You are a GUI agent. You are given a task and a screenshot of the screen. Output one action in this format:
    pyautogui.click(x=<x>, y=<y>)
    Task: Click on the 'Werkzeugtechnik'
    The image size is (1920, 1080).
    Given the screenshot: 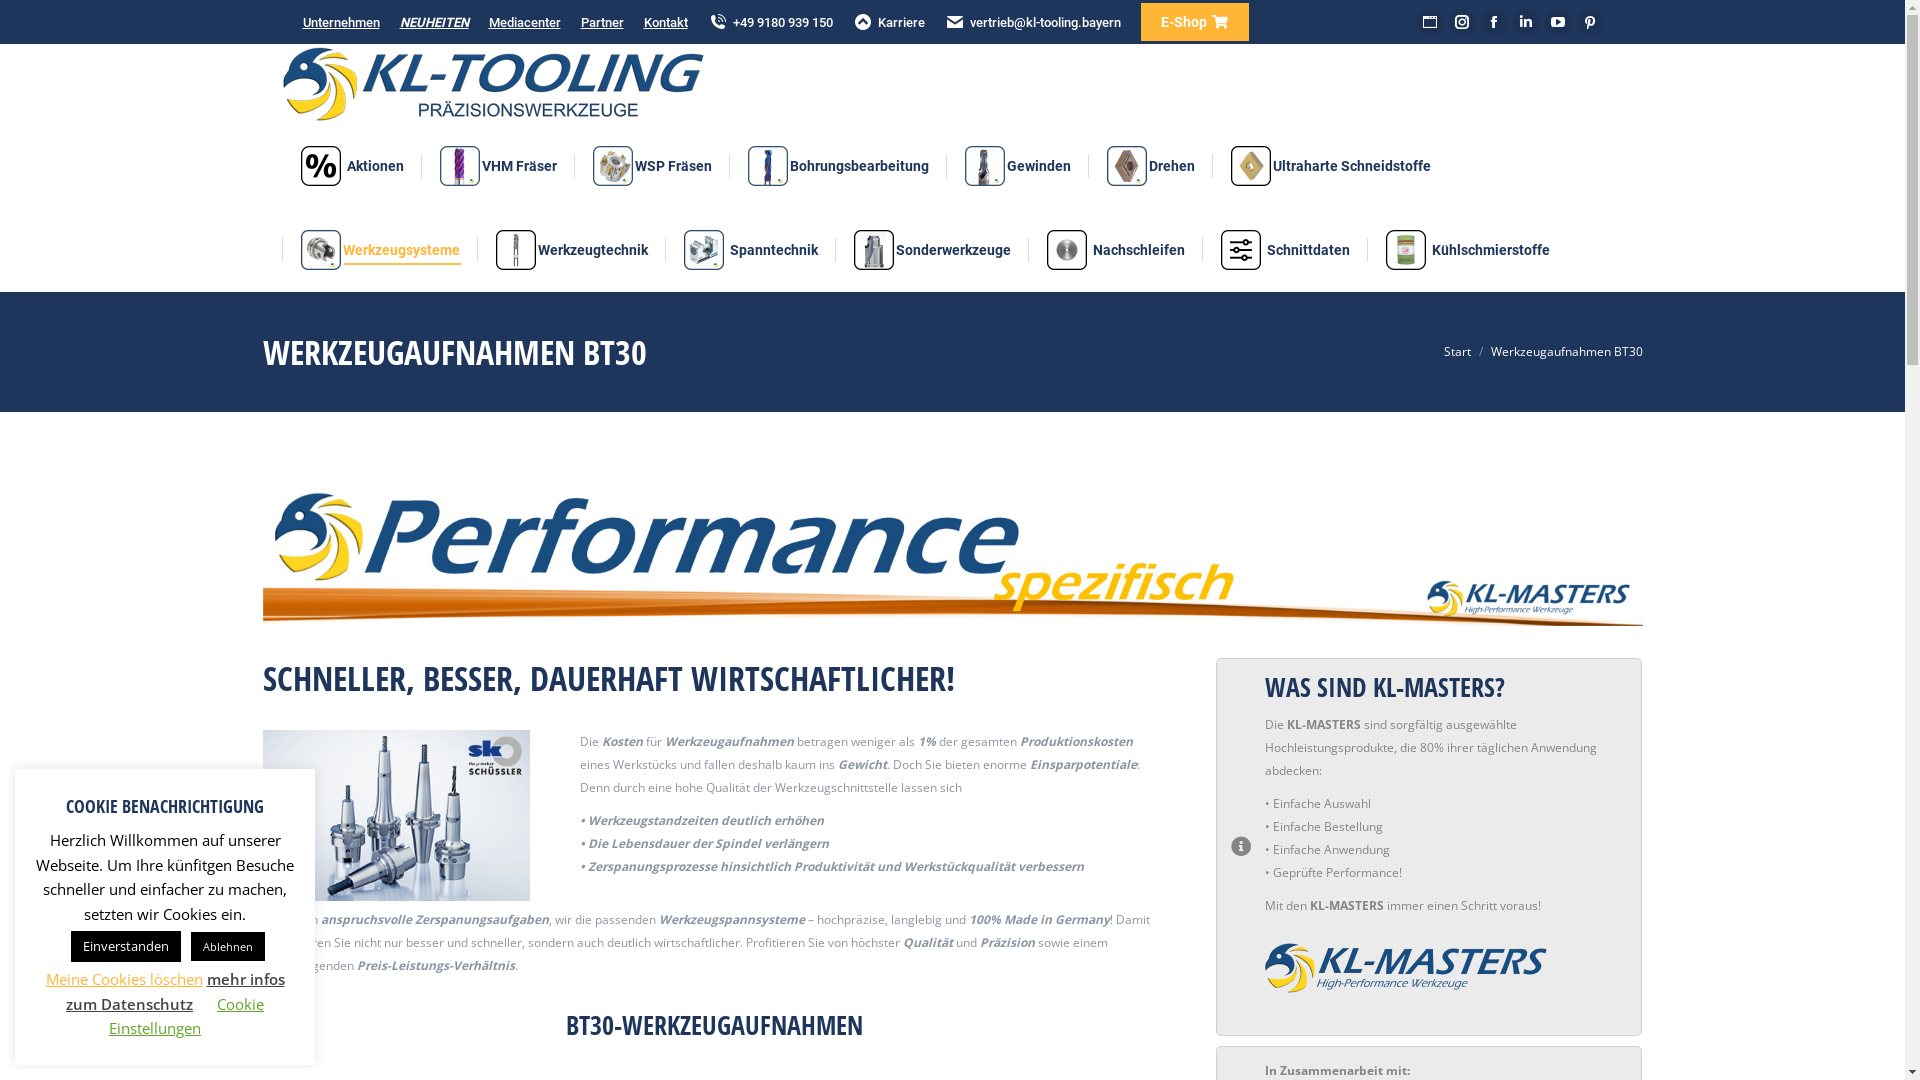 What is the action you would take?
    pyautogui.click(x=570, y=249)
    